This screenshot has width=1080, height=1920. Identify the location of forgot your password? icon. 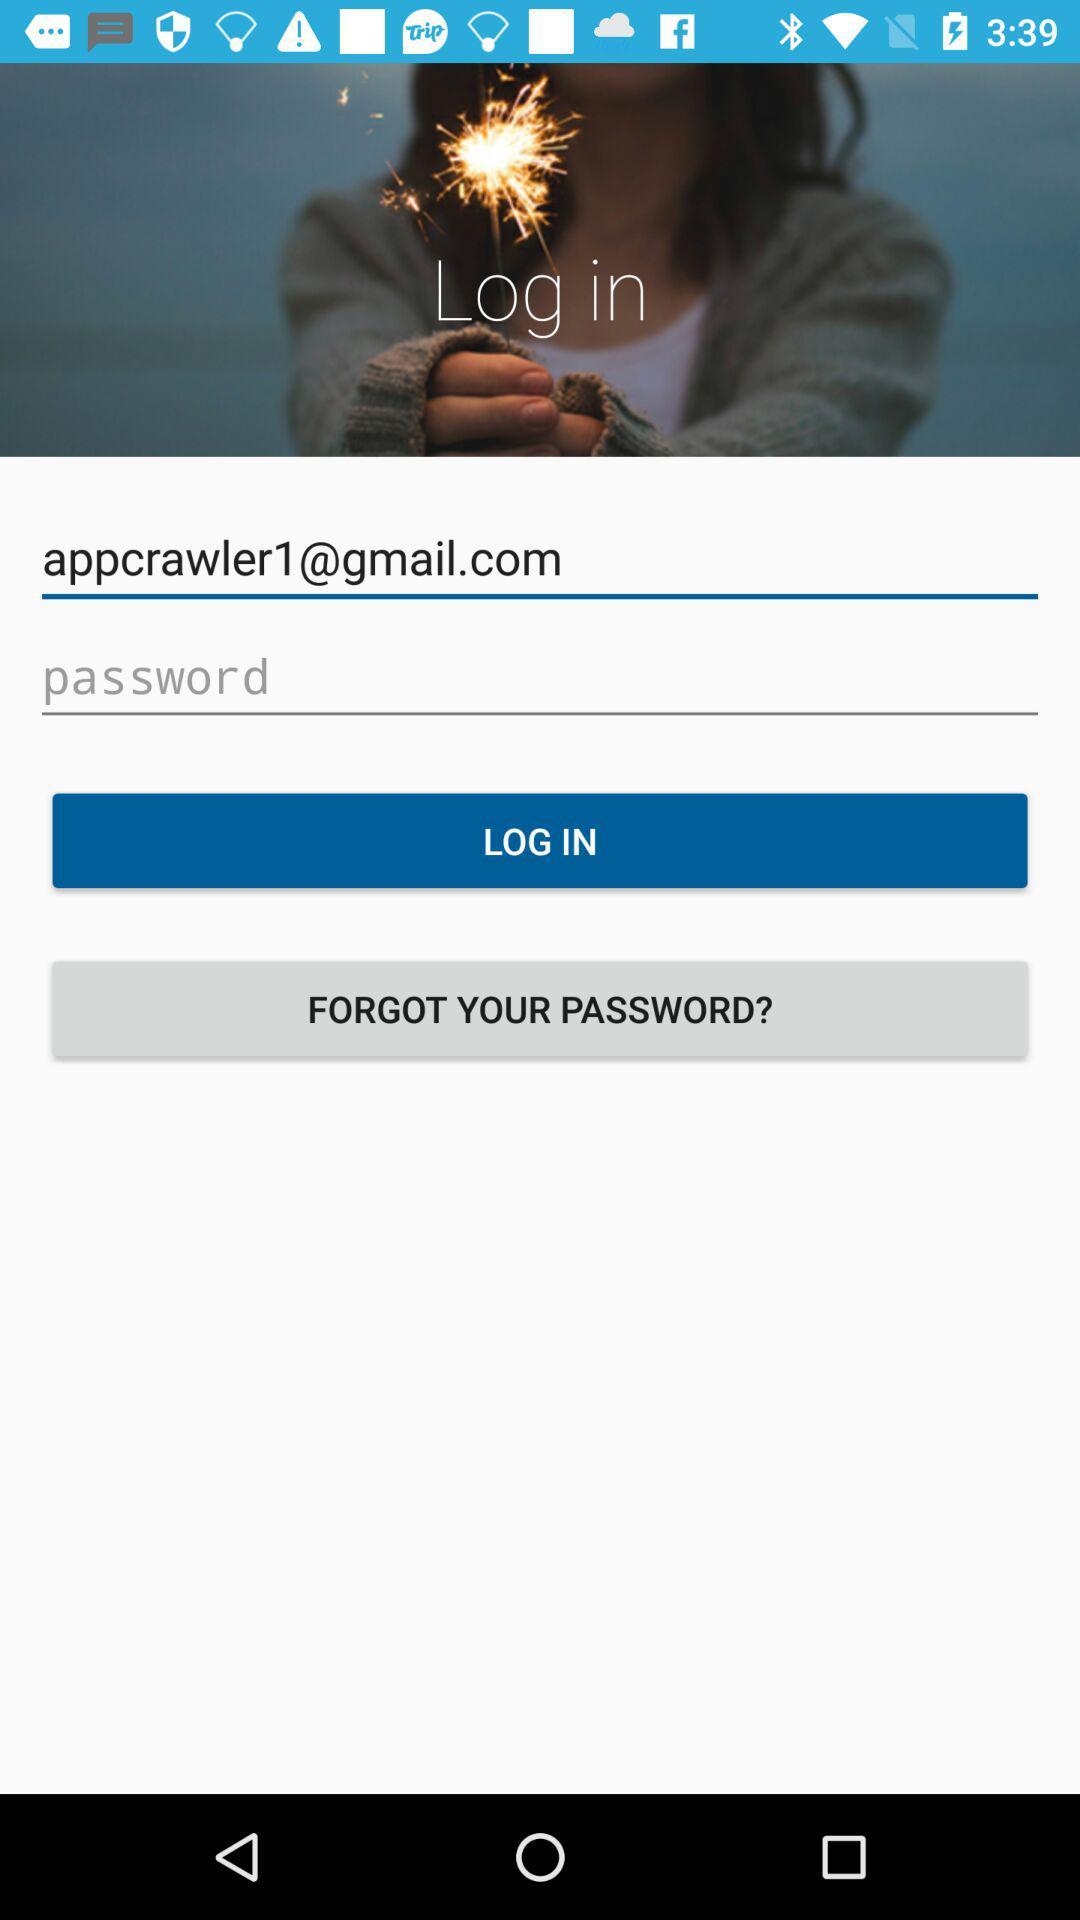
(540, 1008).